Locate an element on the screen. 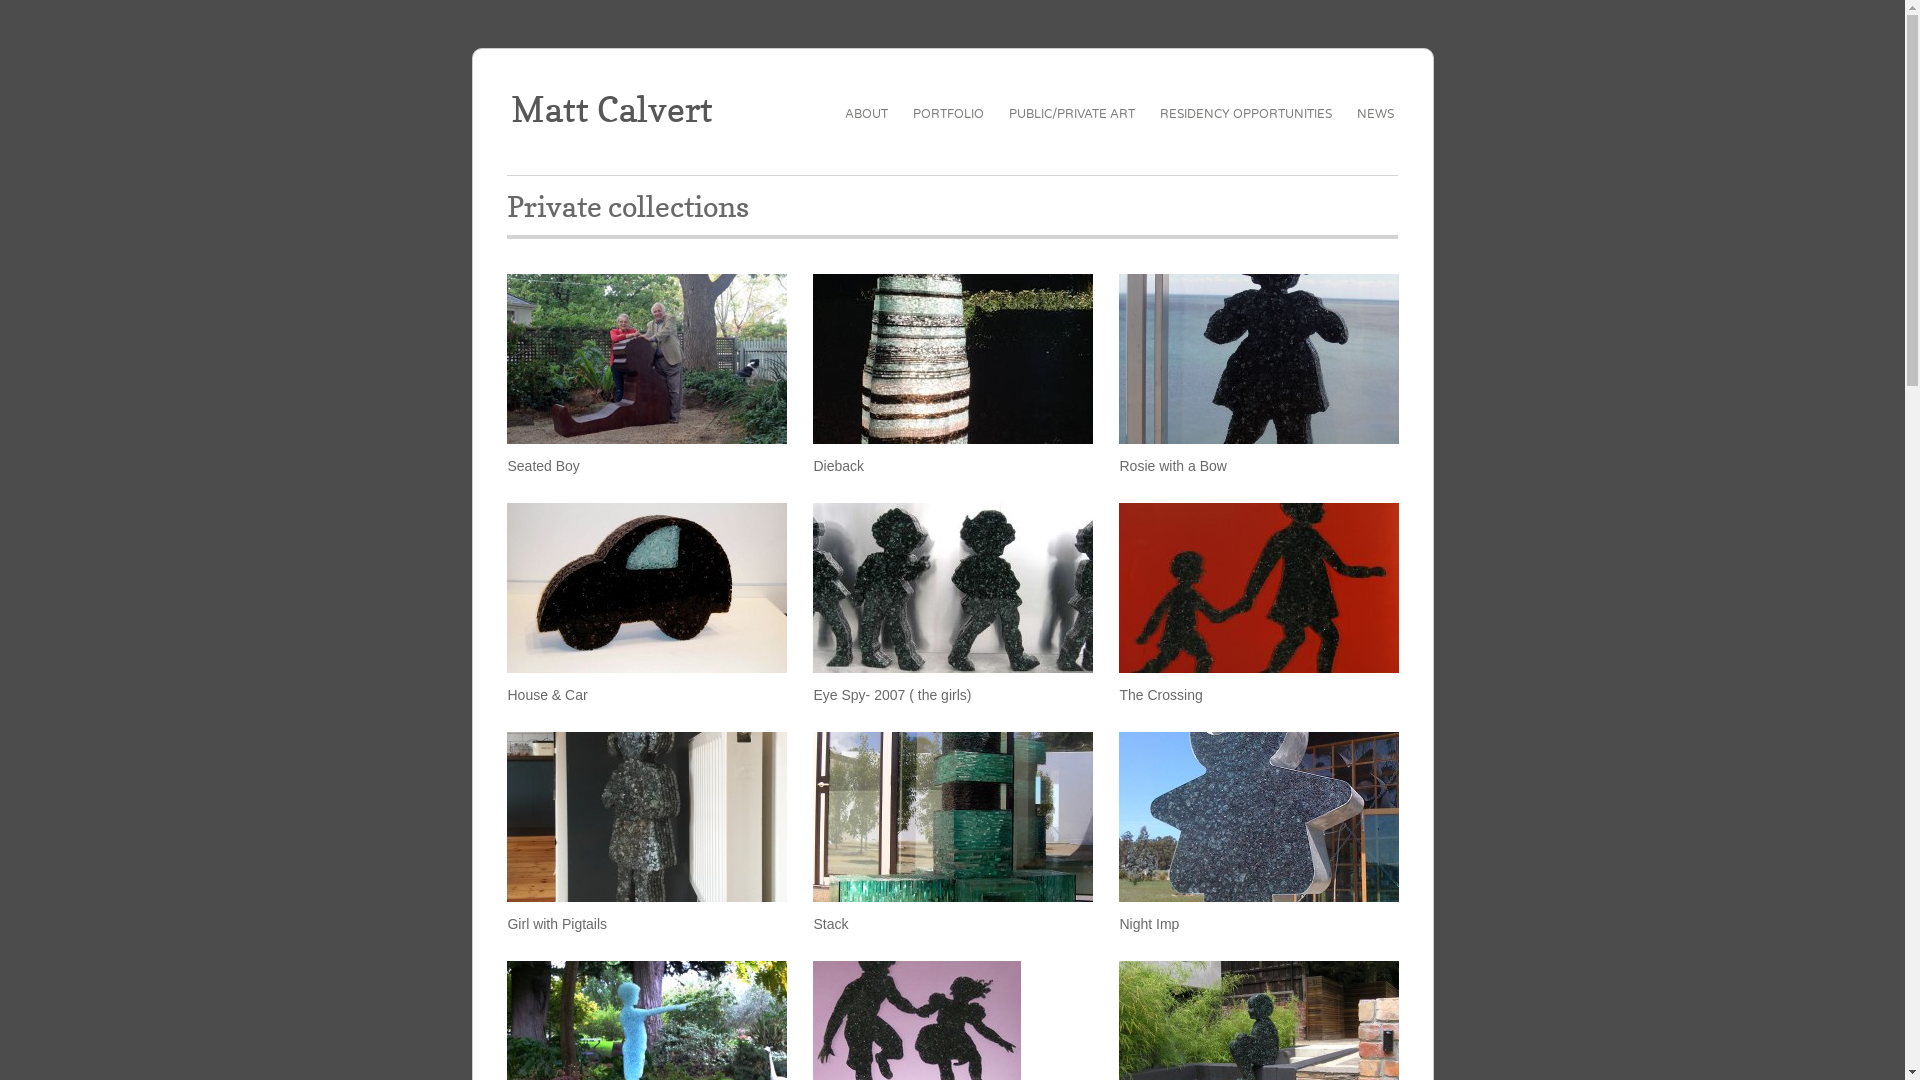 This screenshot has width=1920, height=1080. 'PORTFOLIO' is located at coordinates (947, 114).